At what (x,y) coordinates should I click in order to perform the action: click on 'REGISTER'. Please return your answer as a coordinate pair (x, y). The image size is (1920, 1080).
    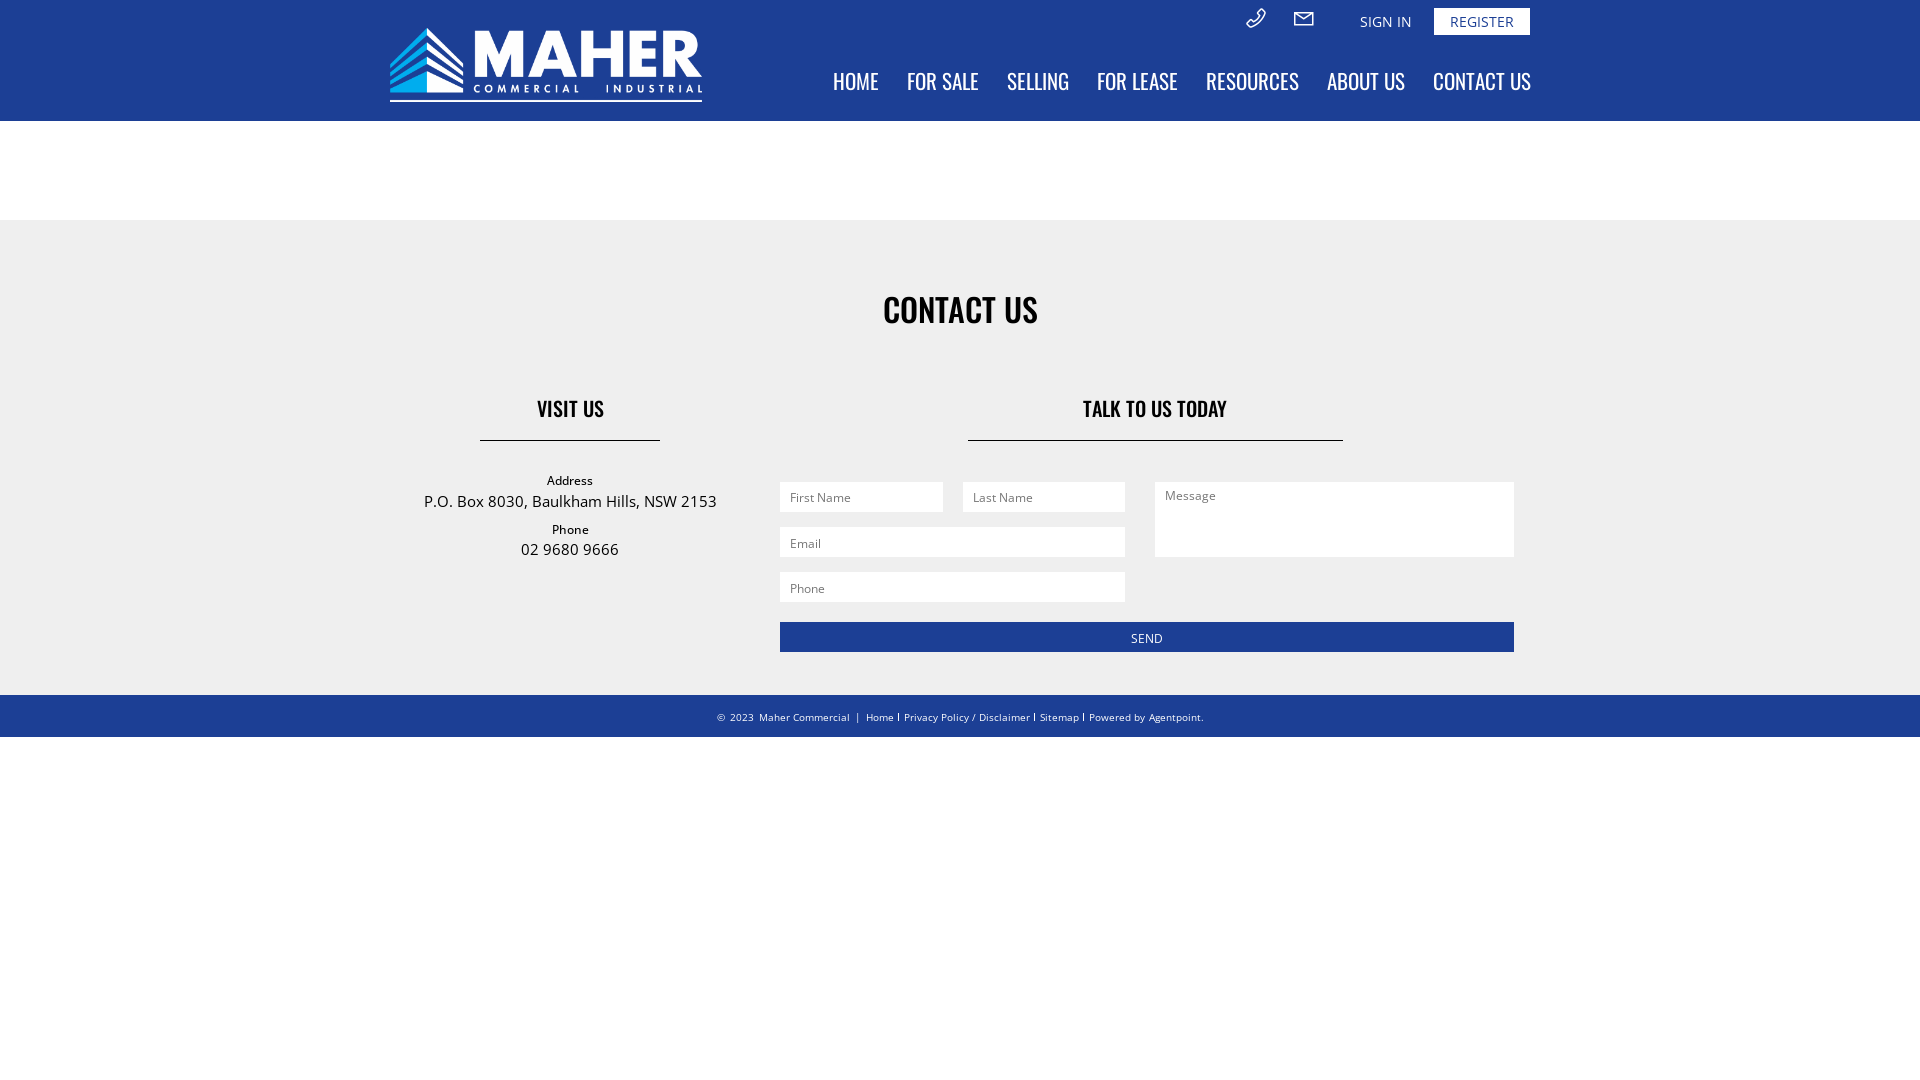
    Looking at the image, I should click on (1482, 21).